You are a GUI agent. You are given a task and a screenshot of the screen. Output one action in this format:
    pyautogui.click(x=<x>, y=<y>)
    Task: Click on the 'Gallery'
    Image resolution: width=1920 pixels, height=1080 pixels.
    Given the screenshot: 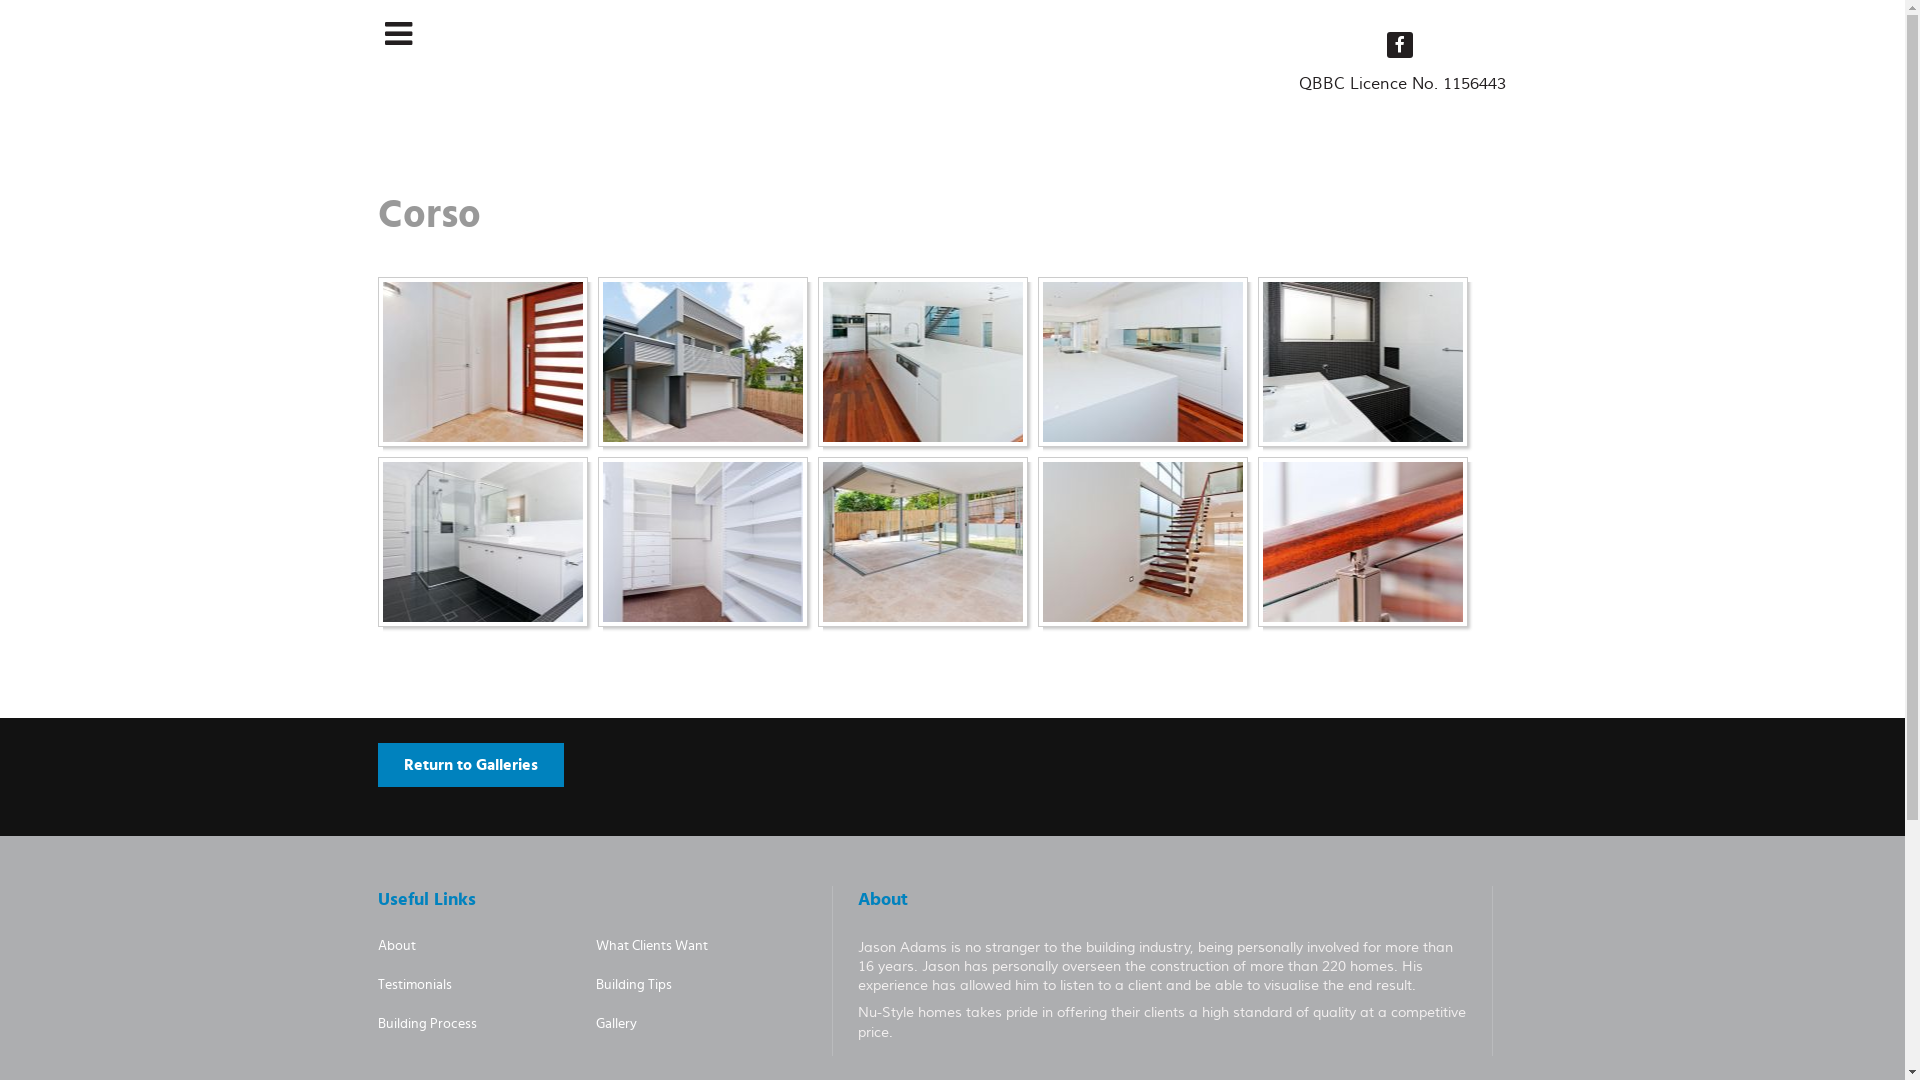 What is the action you would take?
    pyautogui.click(x=615, y=1023)
    